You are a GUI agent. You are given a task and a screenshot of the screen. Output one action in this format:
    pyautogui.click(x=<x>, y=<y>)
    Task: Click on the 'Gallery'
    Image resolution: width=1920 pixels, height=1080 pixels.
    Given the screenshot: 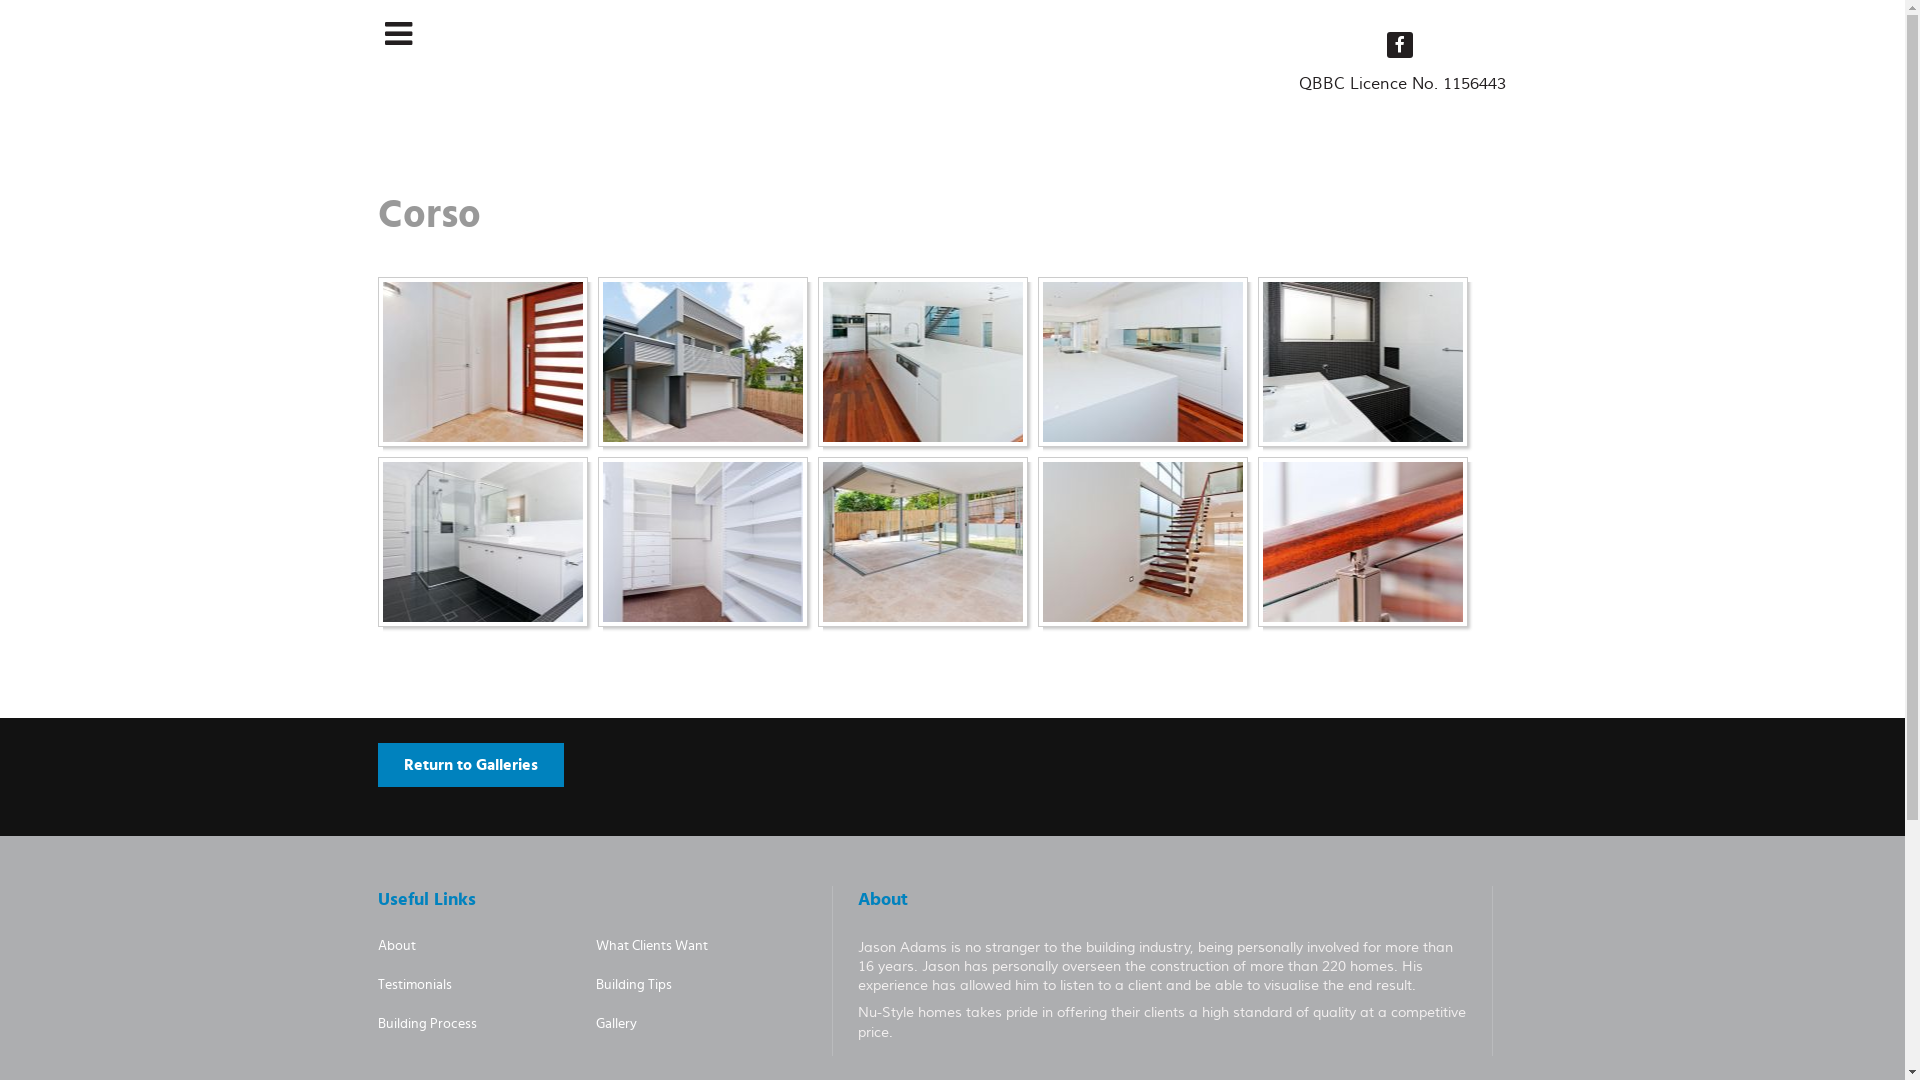 What is the action you would take?
    pyautogui.click(x=615, y=1023)
    